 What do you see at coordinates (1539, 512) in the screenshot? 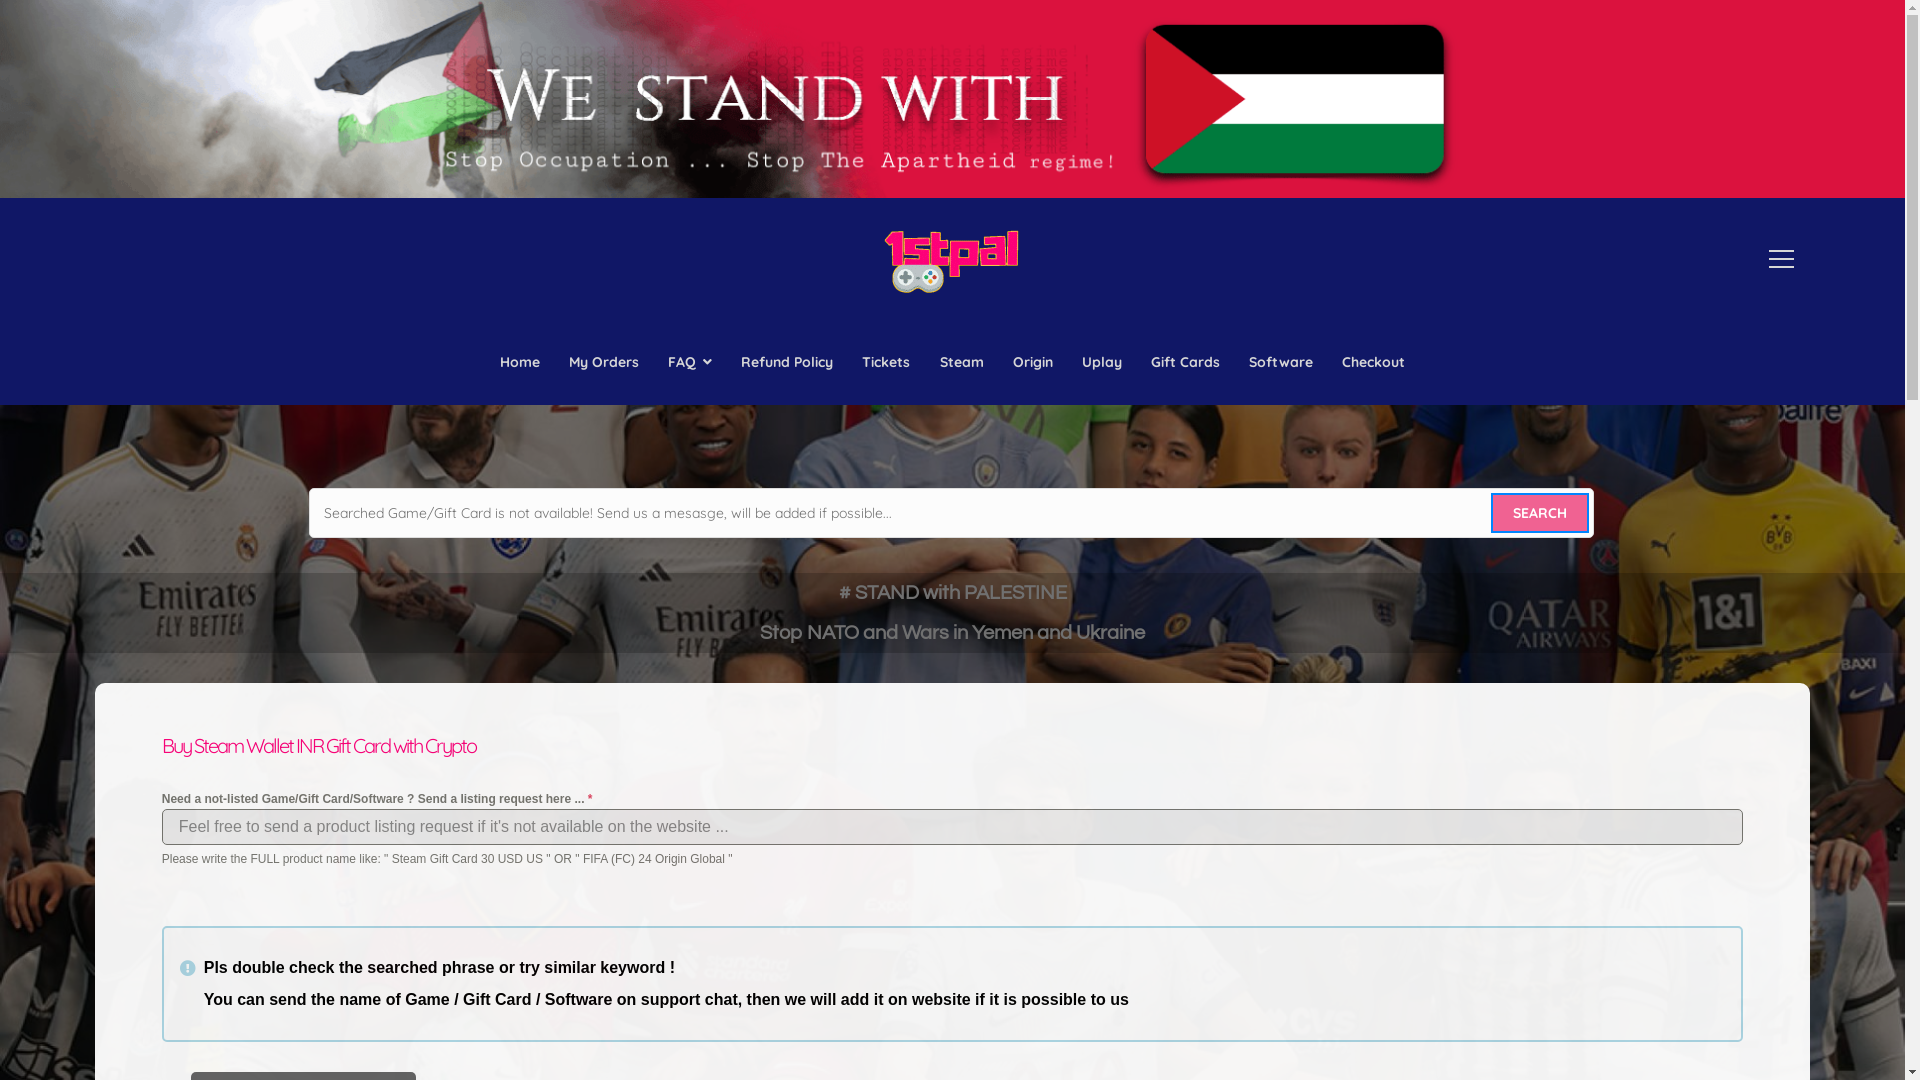
I see `'SEARCH'` at bounding box center [1539, 512].